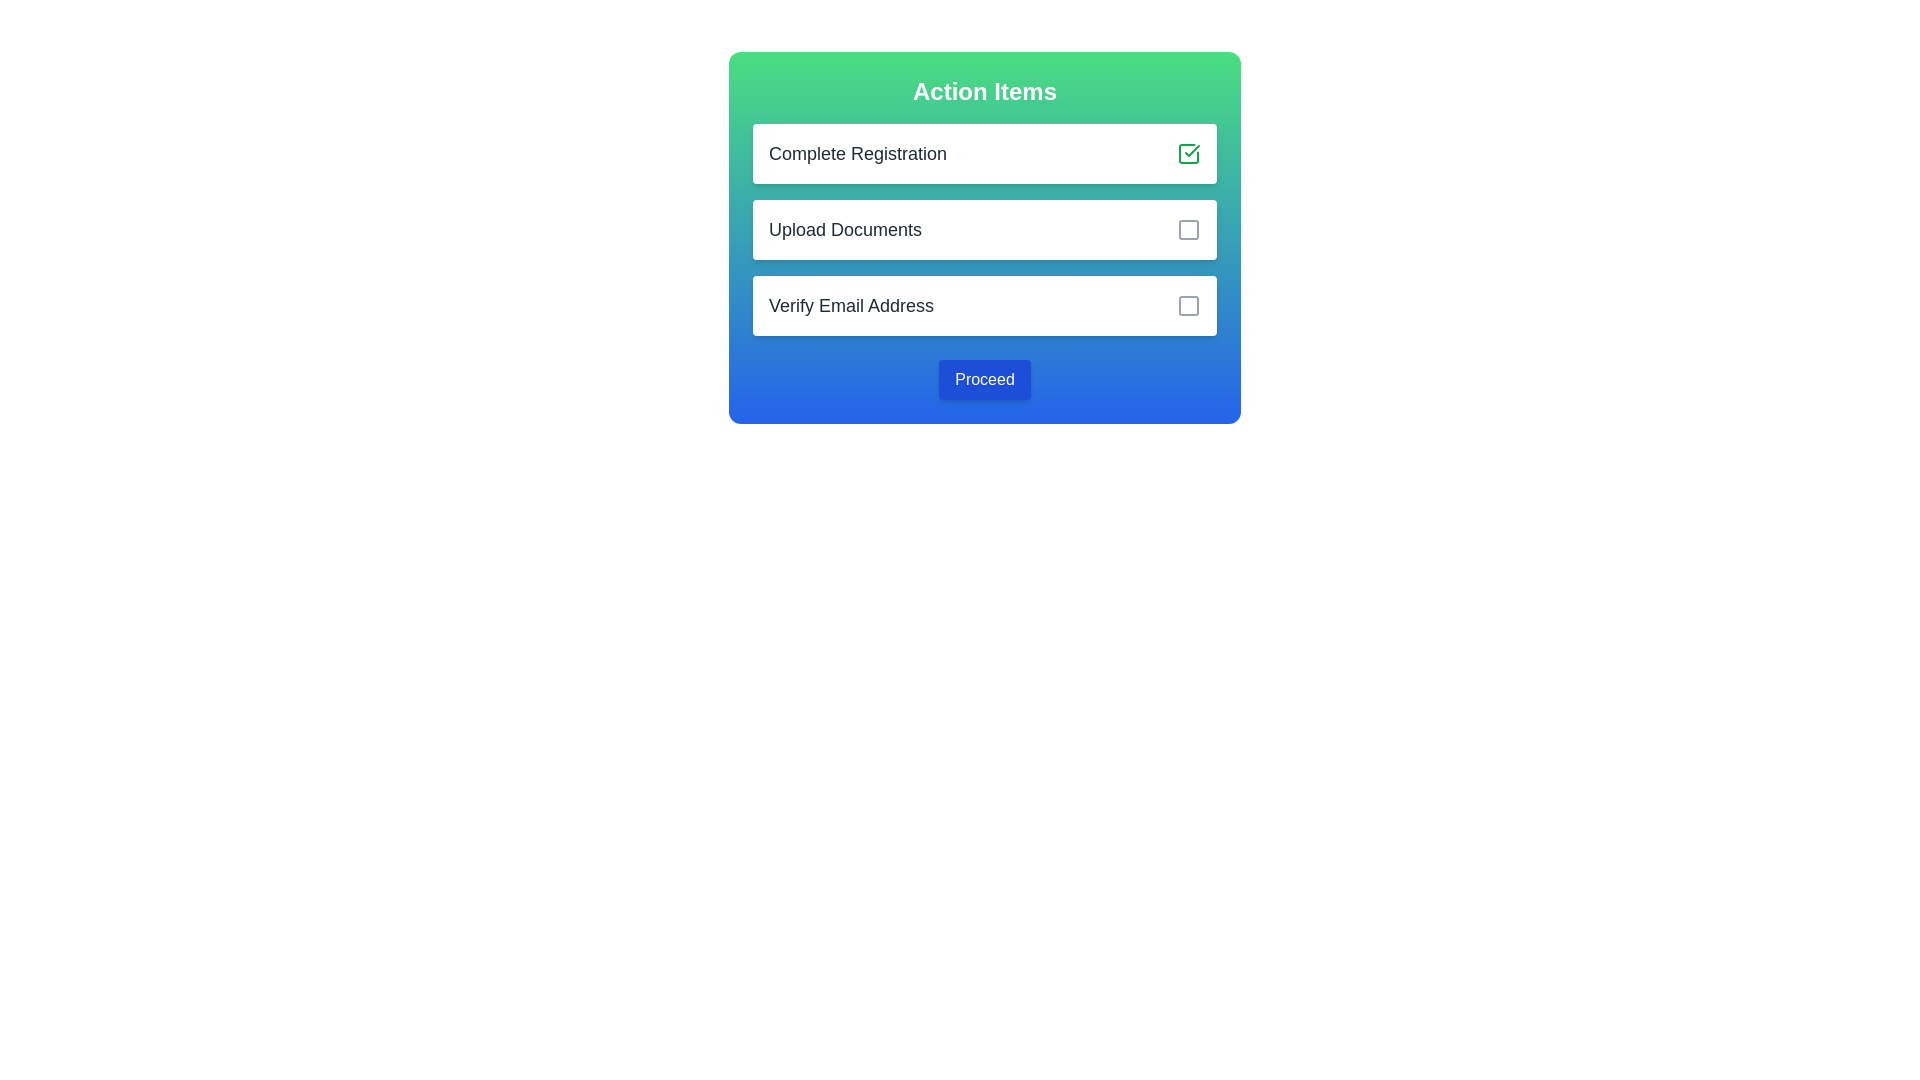 The width and height of the screenshot is (1920, 1080). I want to click on the checkbox located to the right of 'Upload Documents' in the 'Action Items' card to change its state, so click(1189, 229).